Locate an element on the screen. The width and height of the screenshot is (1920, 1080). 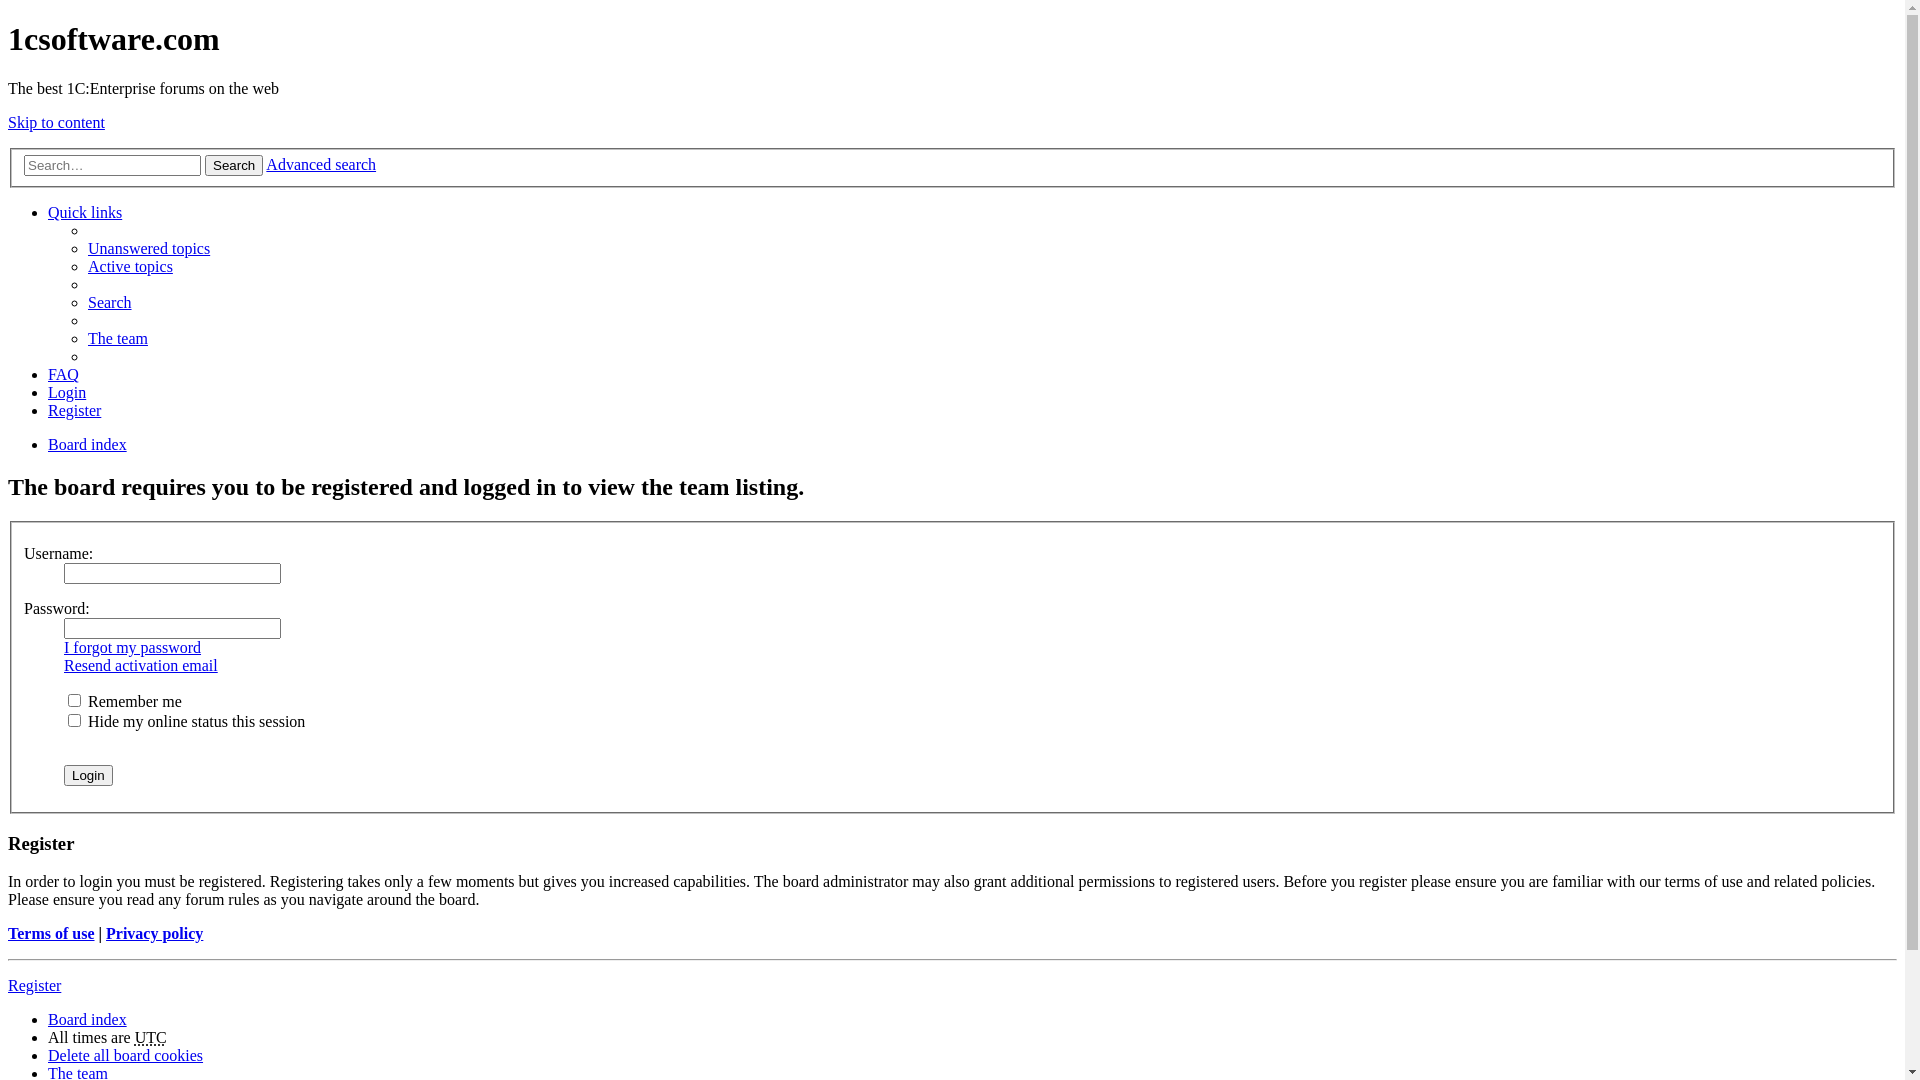
'Advanced search' is located at coordinates (264, 163).